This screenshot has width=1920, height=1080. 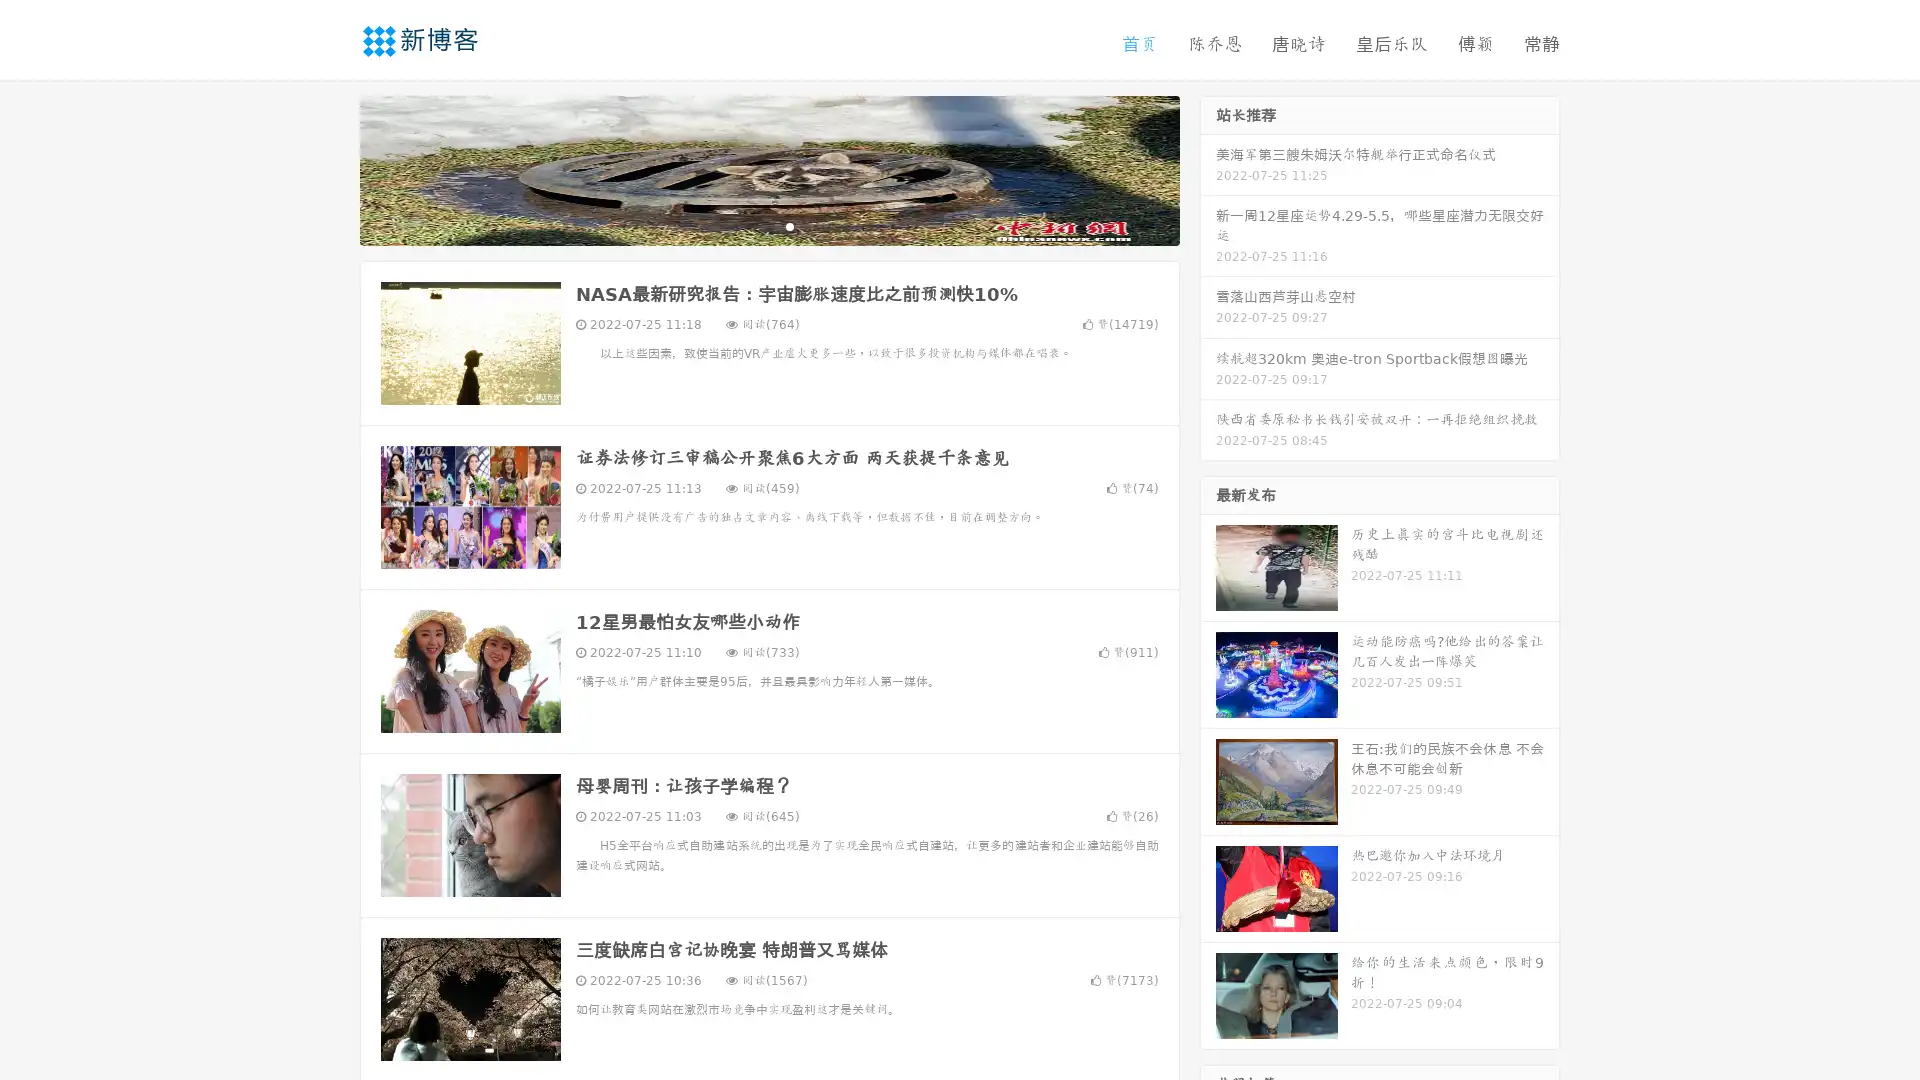 What do you see at coordinates (1208, 168) in the screenshot?
I see `Next slide` at bounding box center [1208, 168].